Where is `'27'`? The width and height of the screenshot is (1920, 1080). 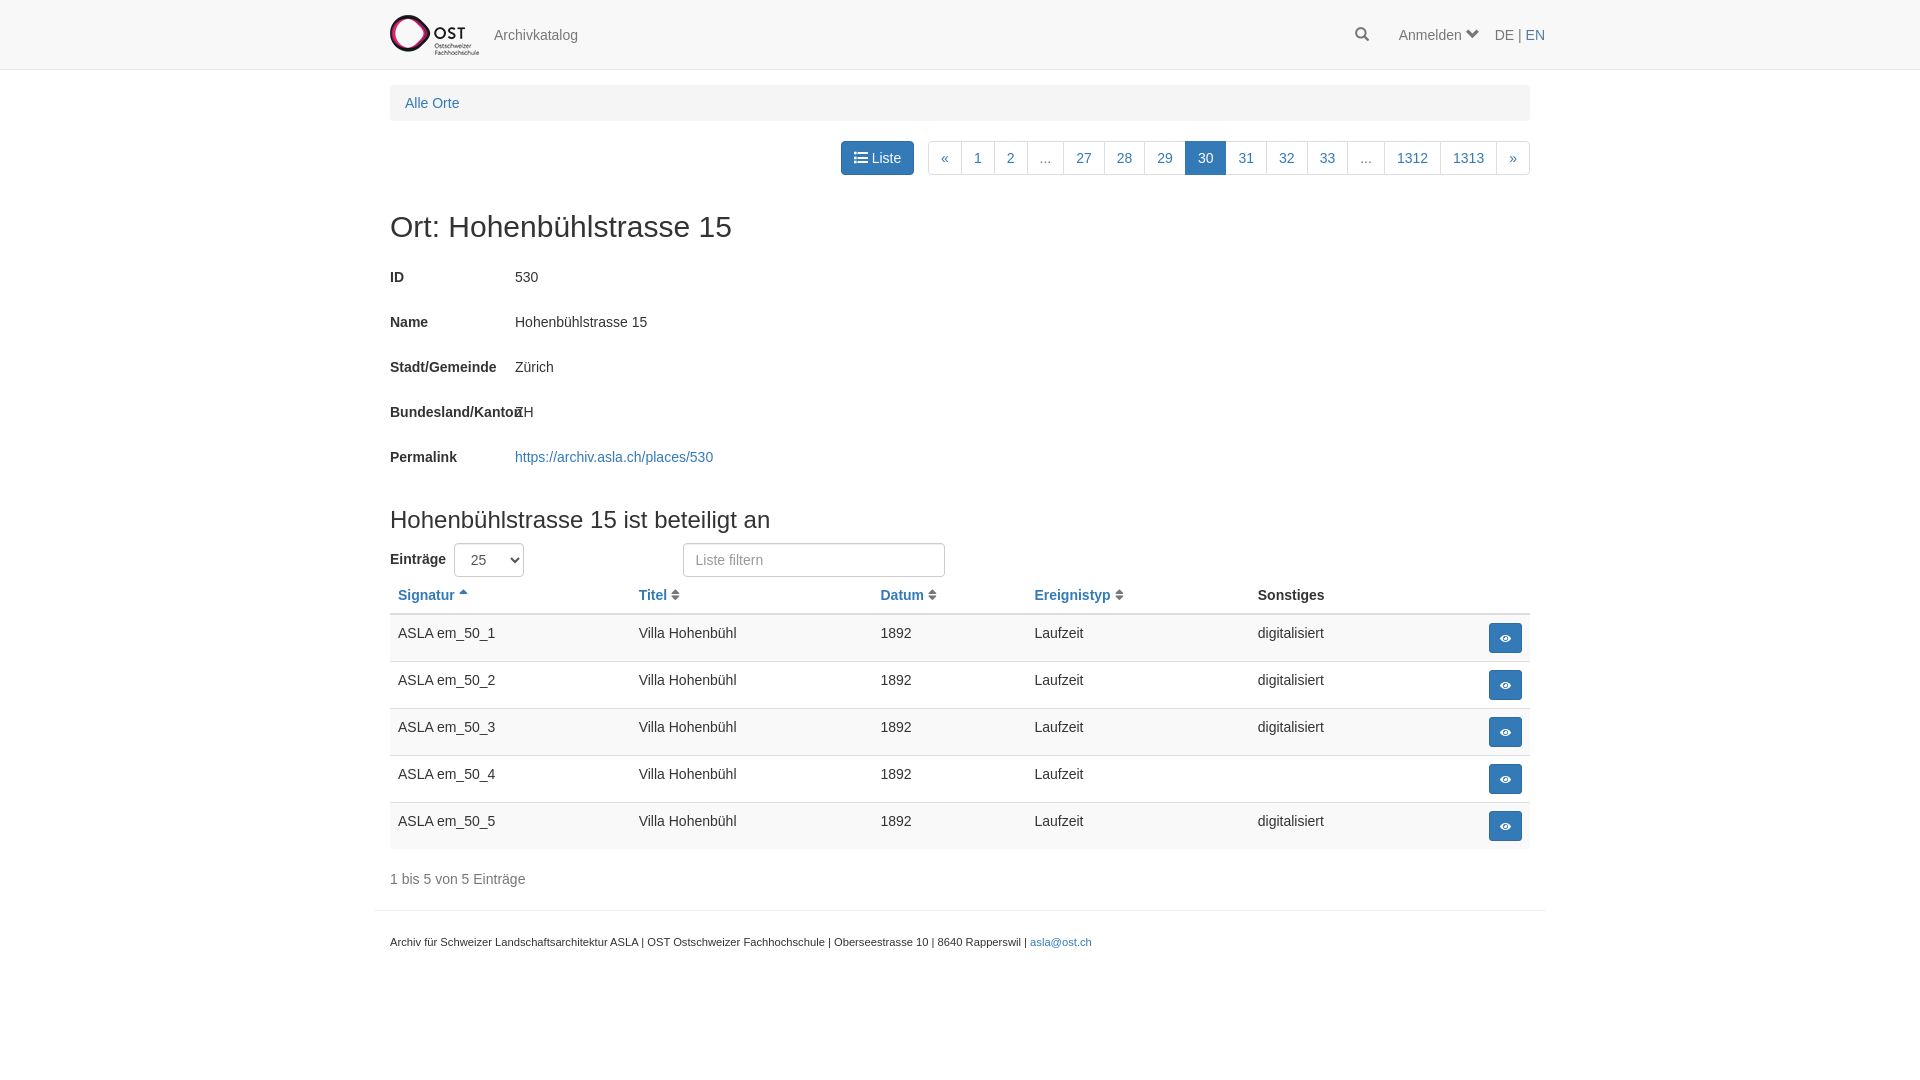 '27' is located at coordinates (1083, 157).